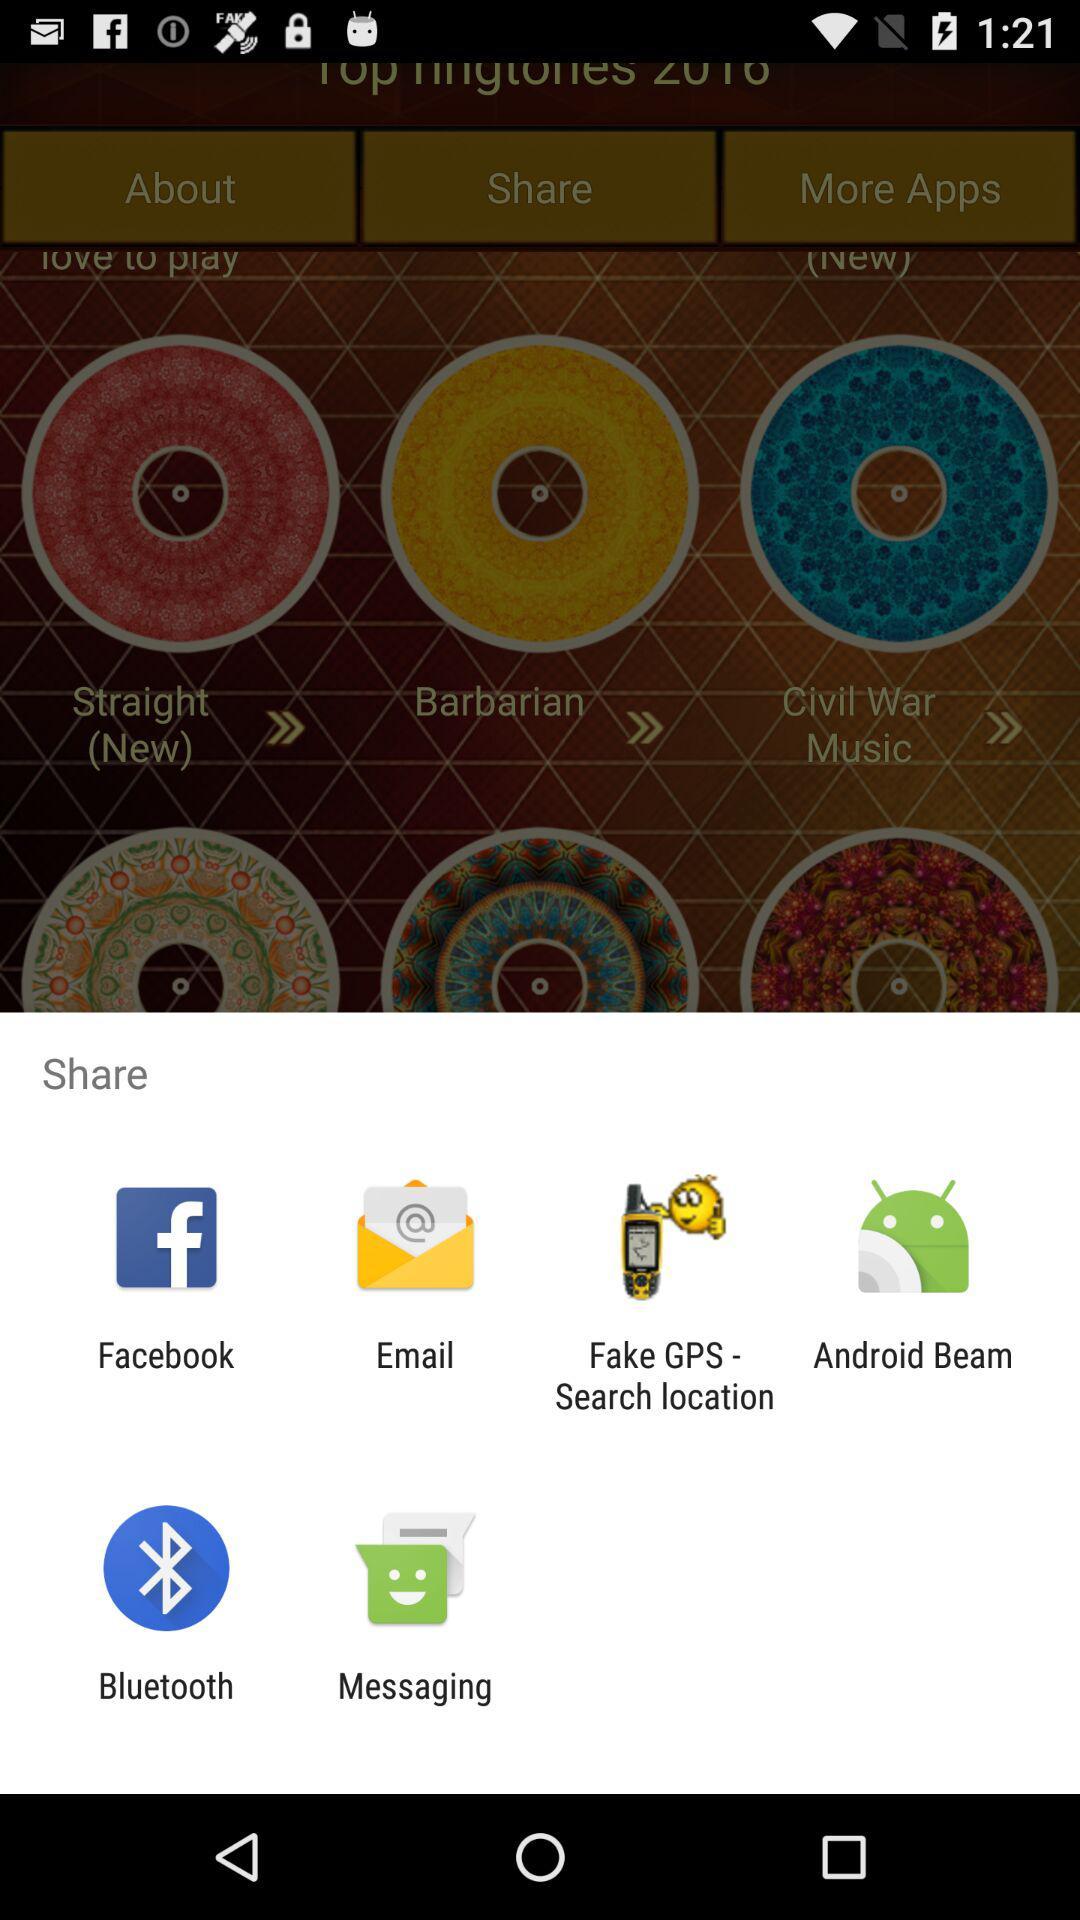 Image resolution: width=1080 pixels, height=1920 pixels. What do you see at coordinates (414, 1705) in the screenshot?
I see `item to the right of bluetooth icon` at bounding box center [414, 1705].